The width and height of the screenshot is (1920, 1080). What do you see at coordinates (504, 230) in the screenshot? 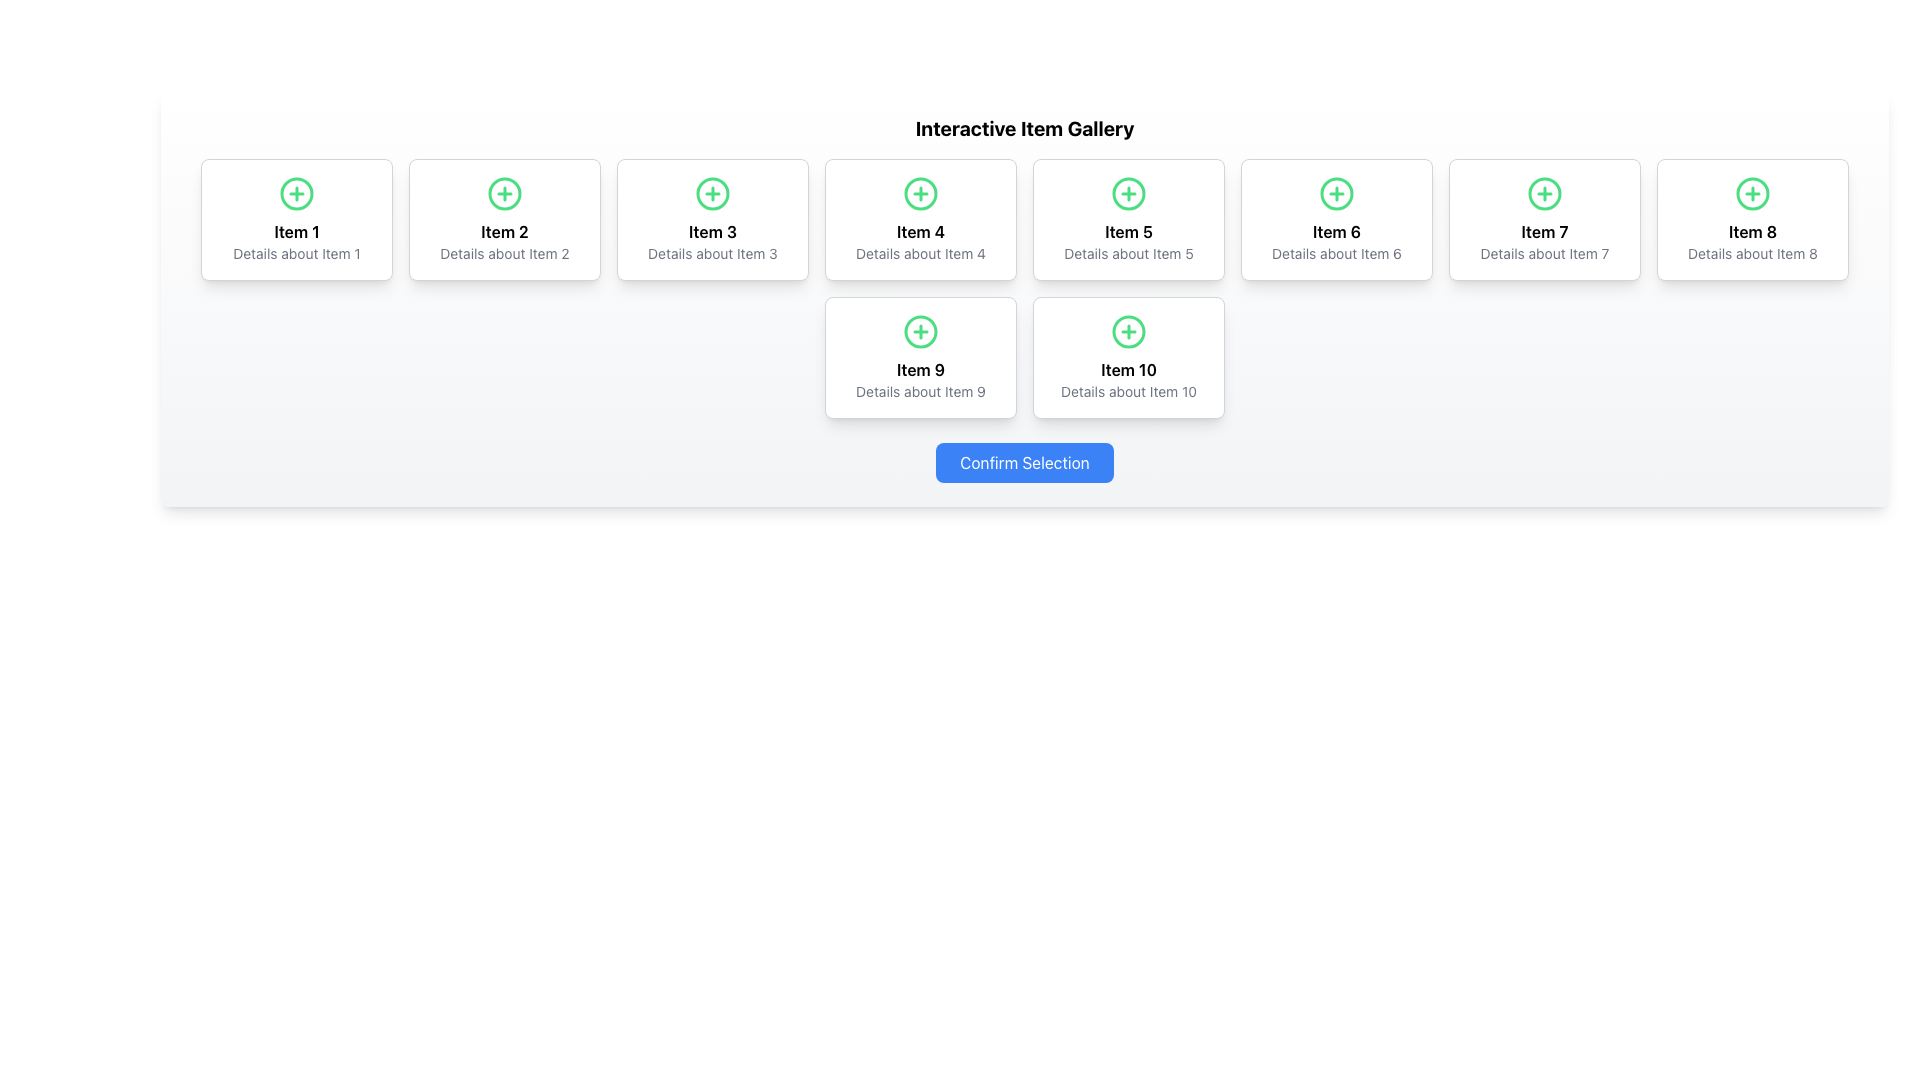
I see `the bold text label displaying 'Item 2', which is centered in the second card of the item gallery` at bounding box center [504, 230].